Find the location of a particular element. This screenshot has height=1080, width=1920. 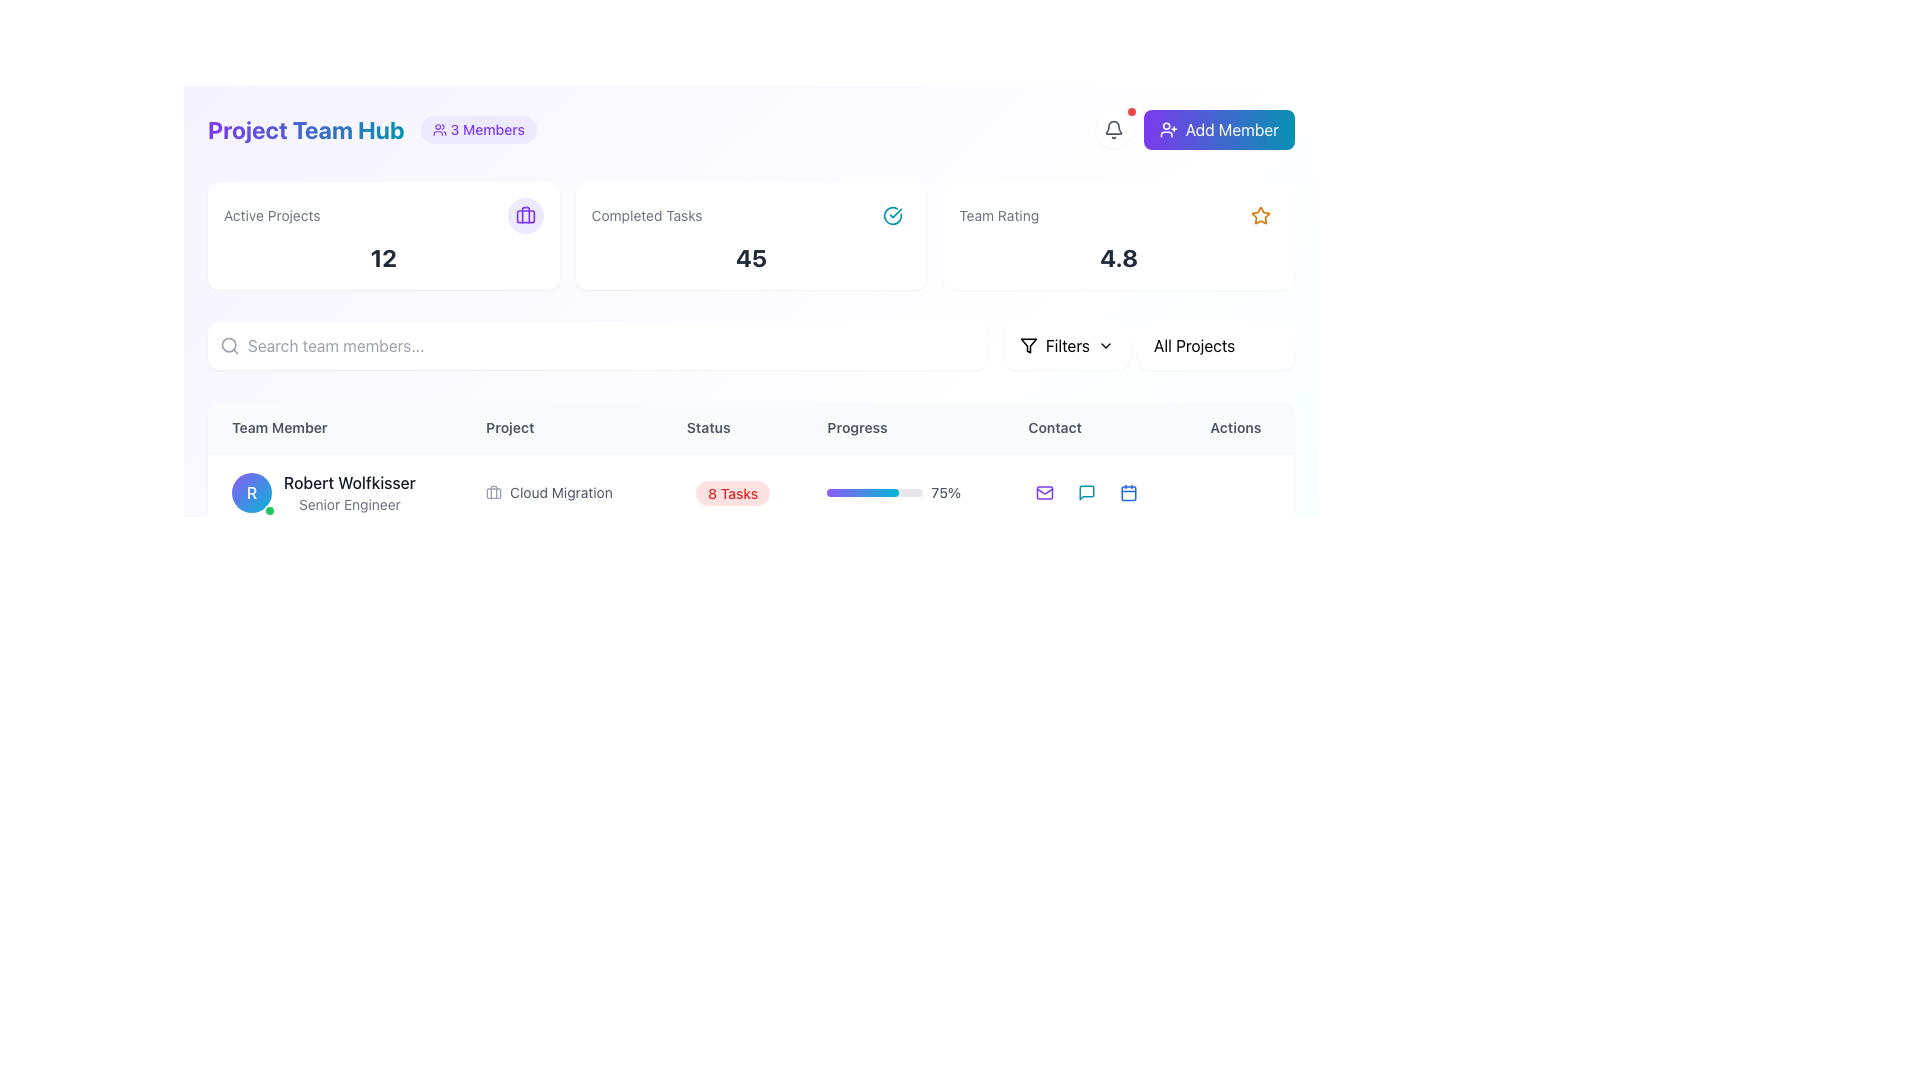

the circular cyan button with a speech bubble shape located in the middle of a group of three icons in the 'Contact' column is located at coordinates (1086, 644).